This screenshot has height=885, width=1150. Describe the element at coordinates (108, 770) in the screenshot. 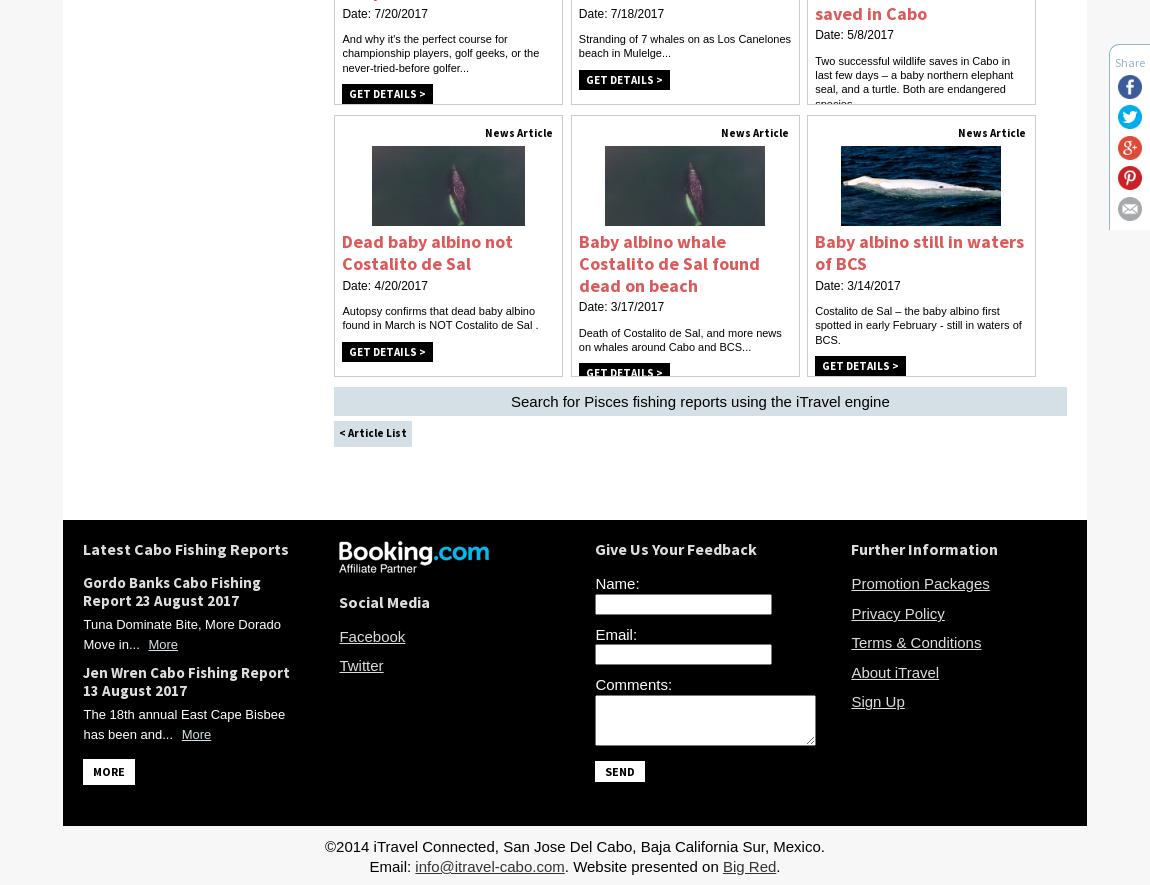

I see `'MORE'` at that location.